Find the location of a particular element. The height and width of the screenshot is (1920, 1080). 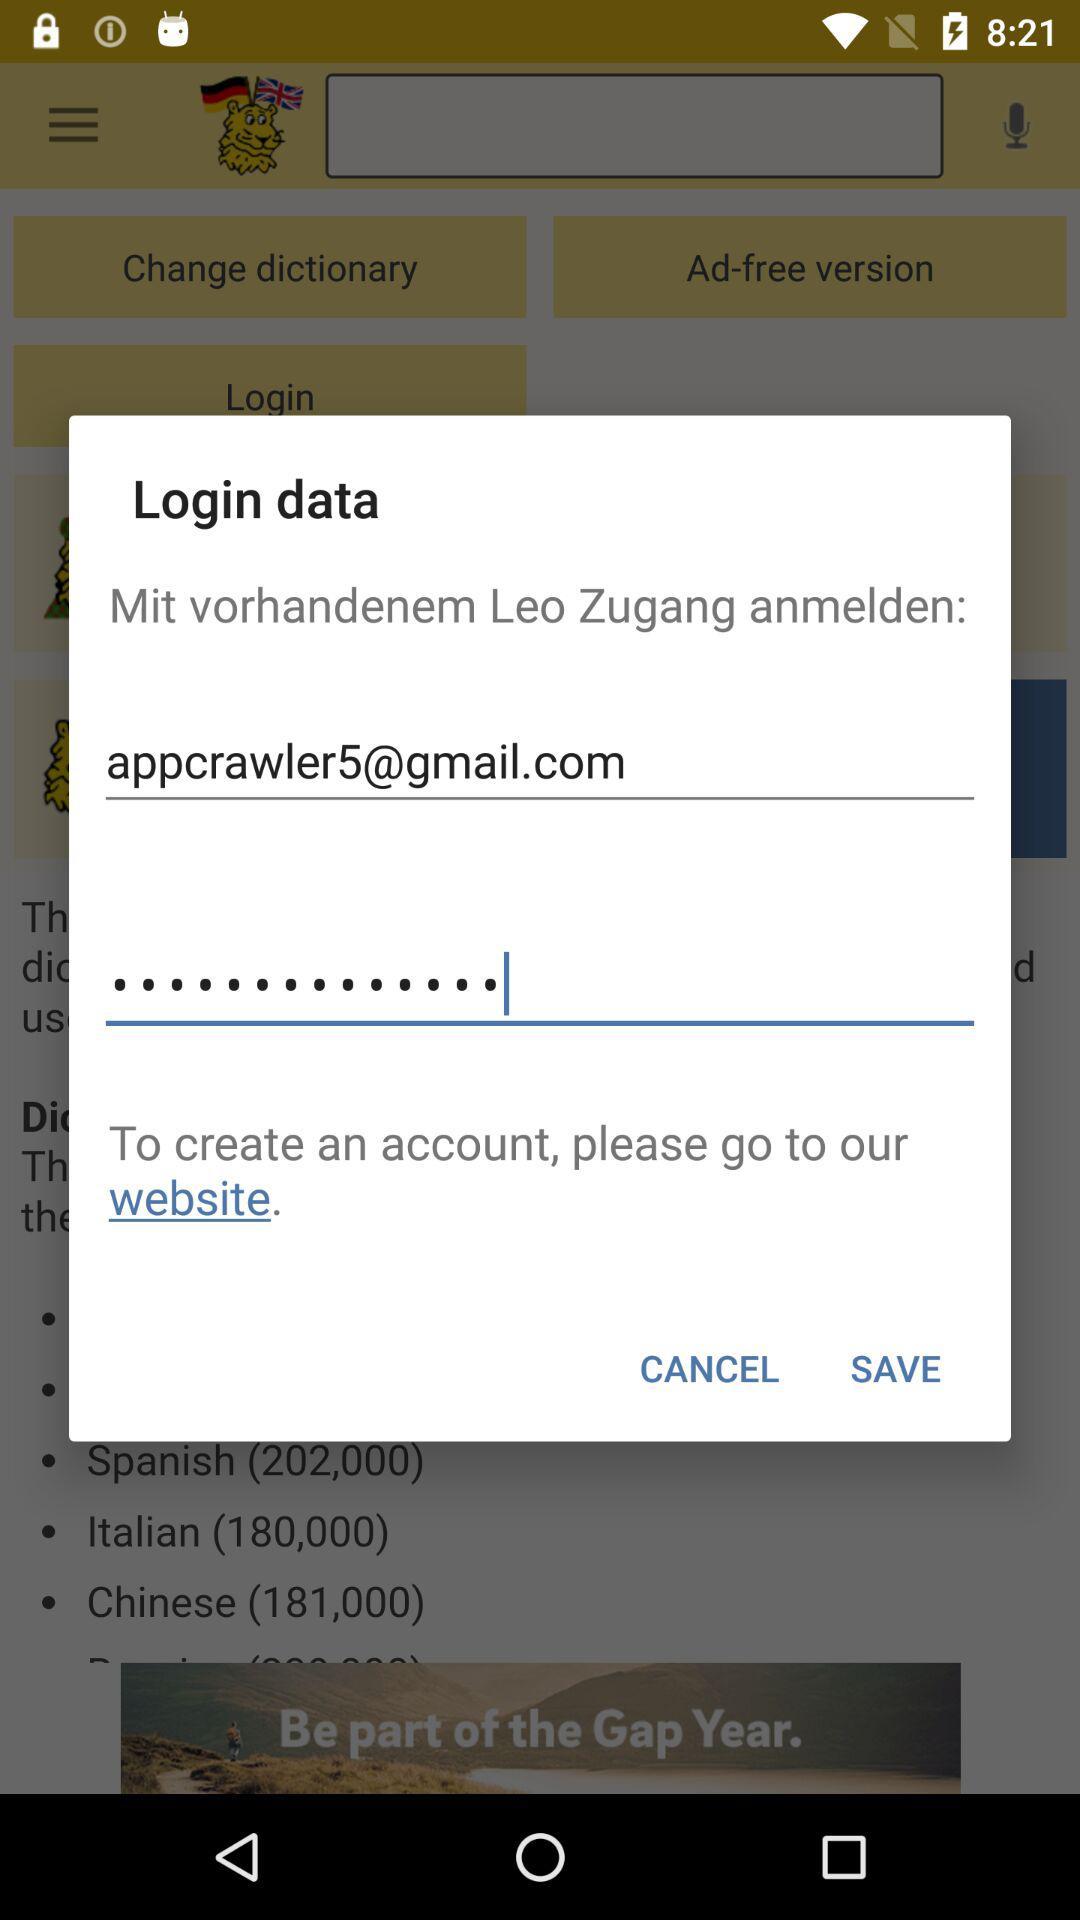

item below to create an icon is located at coordinates (894, 1367).